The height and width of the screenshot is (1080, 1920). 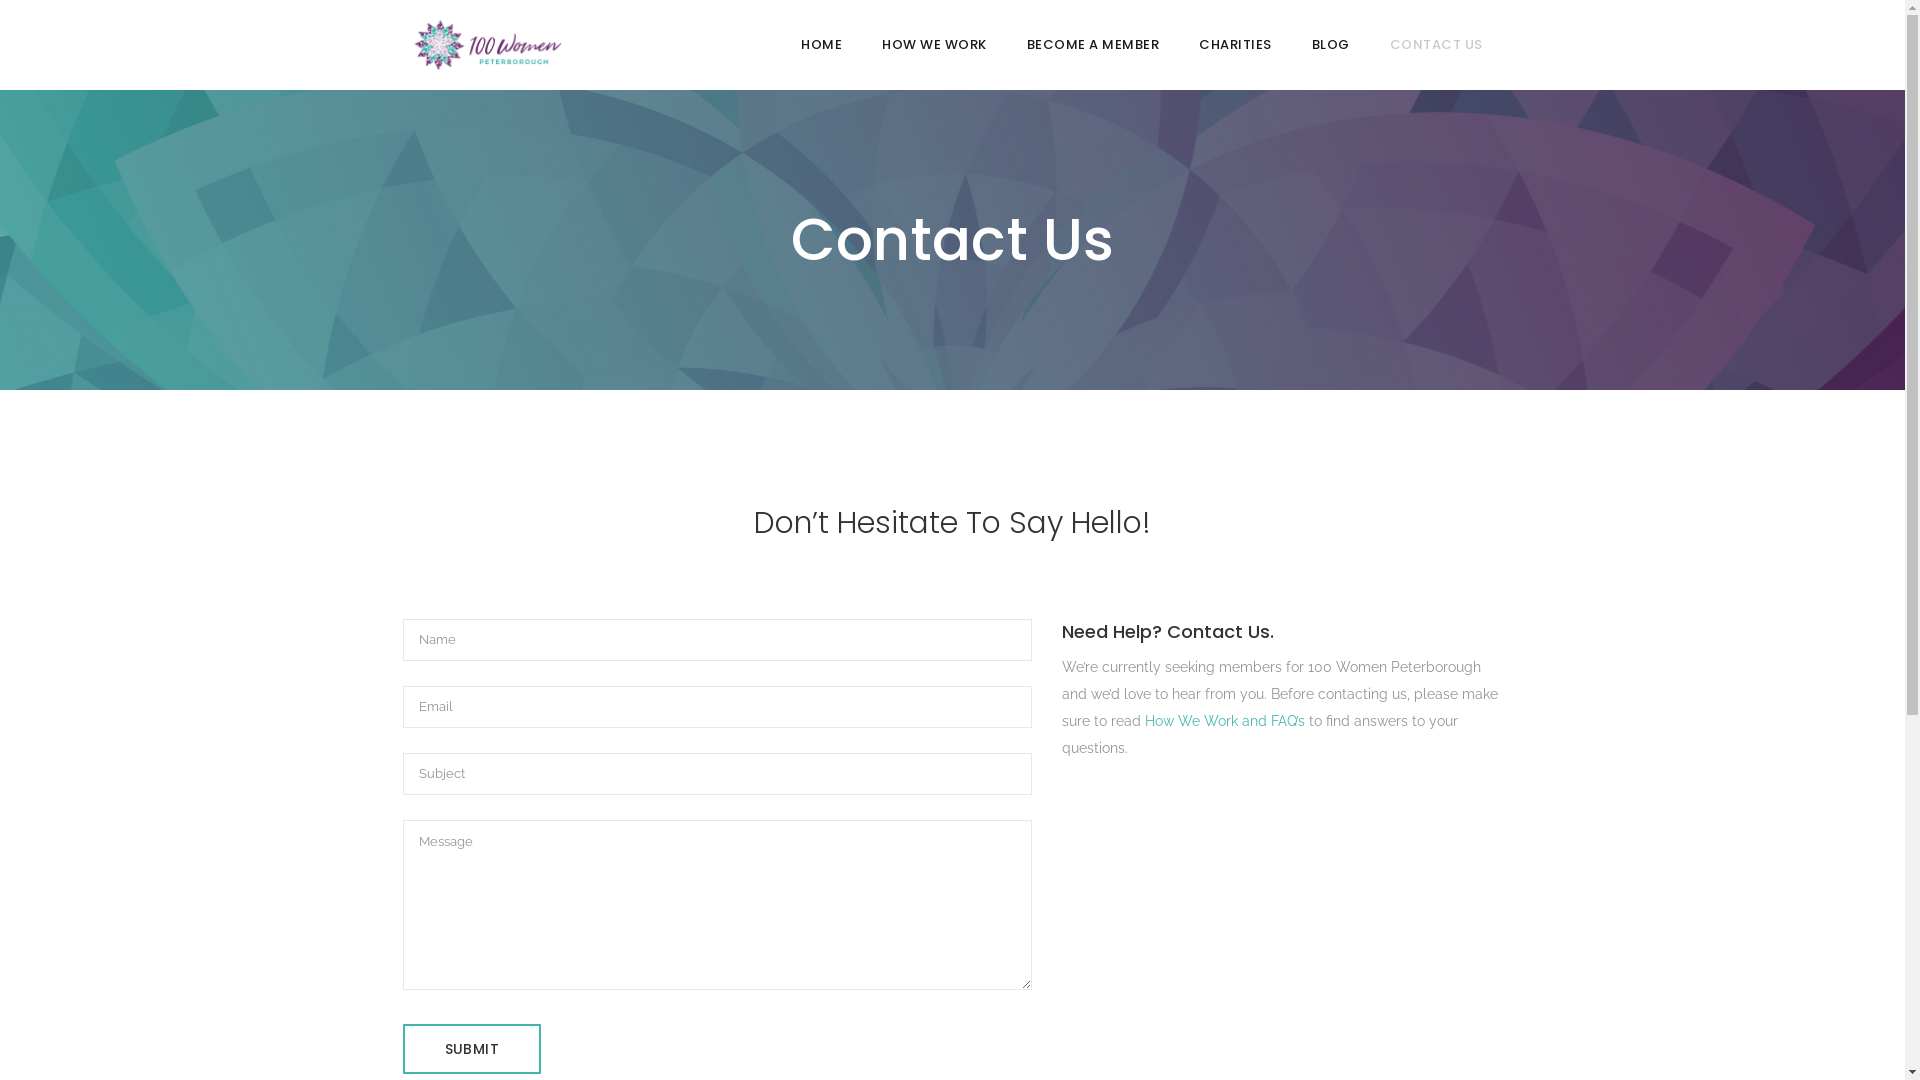 What do you see at coordinates (821, 45) in the screenshot?
I see `'HOME'` at bounding box center [821, 45].